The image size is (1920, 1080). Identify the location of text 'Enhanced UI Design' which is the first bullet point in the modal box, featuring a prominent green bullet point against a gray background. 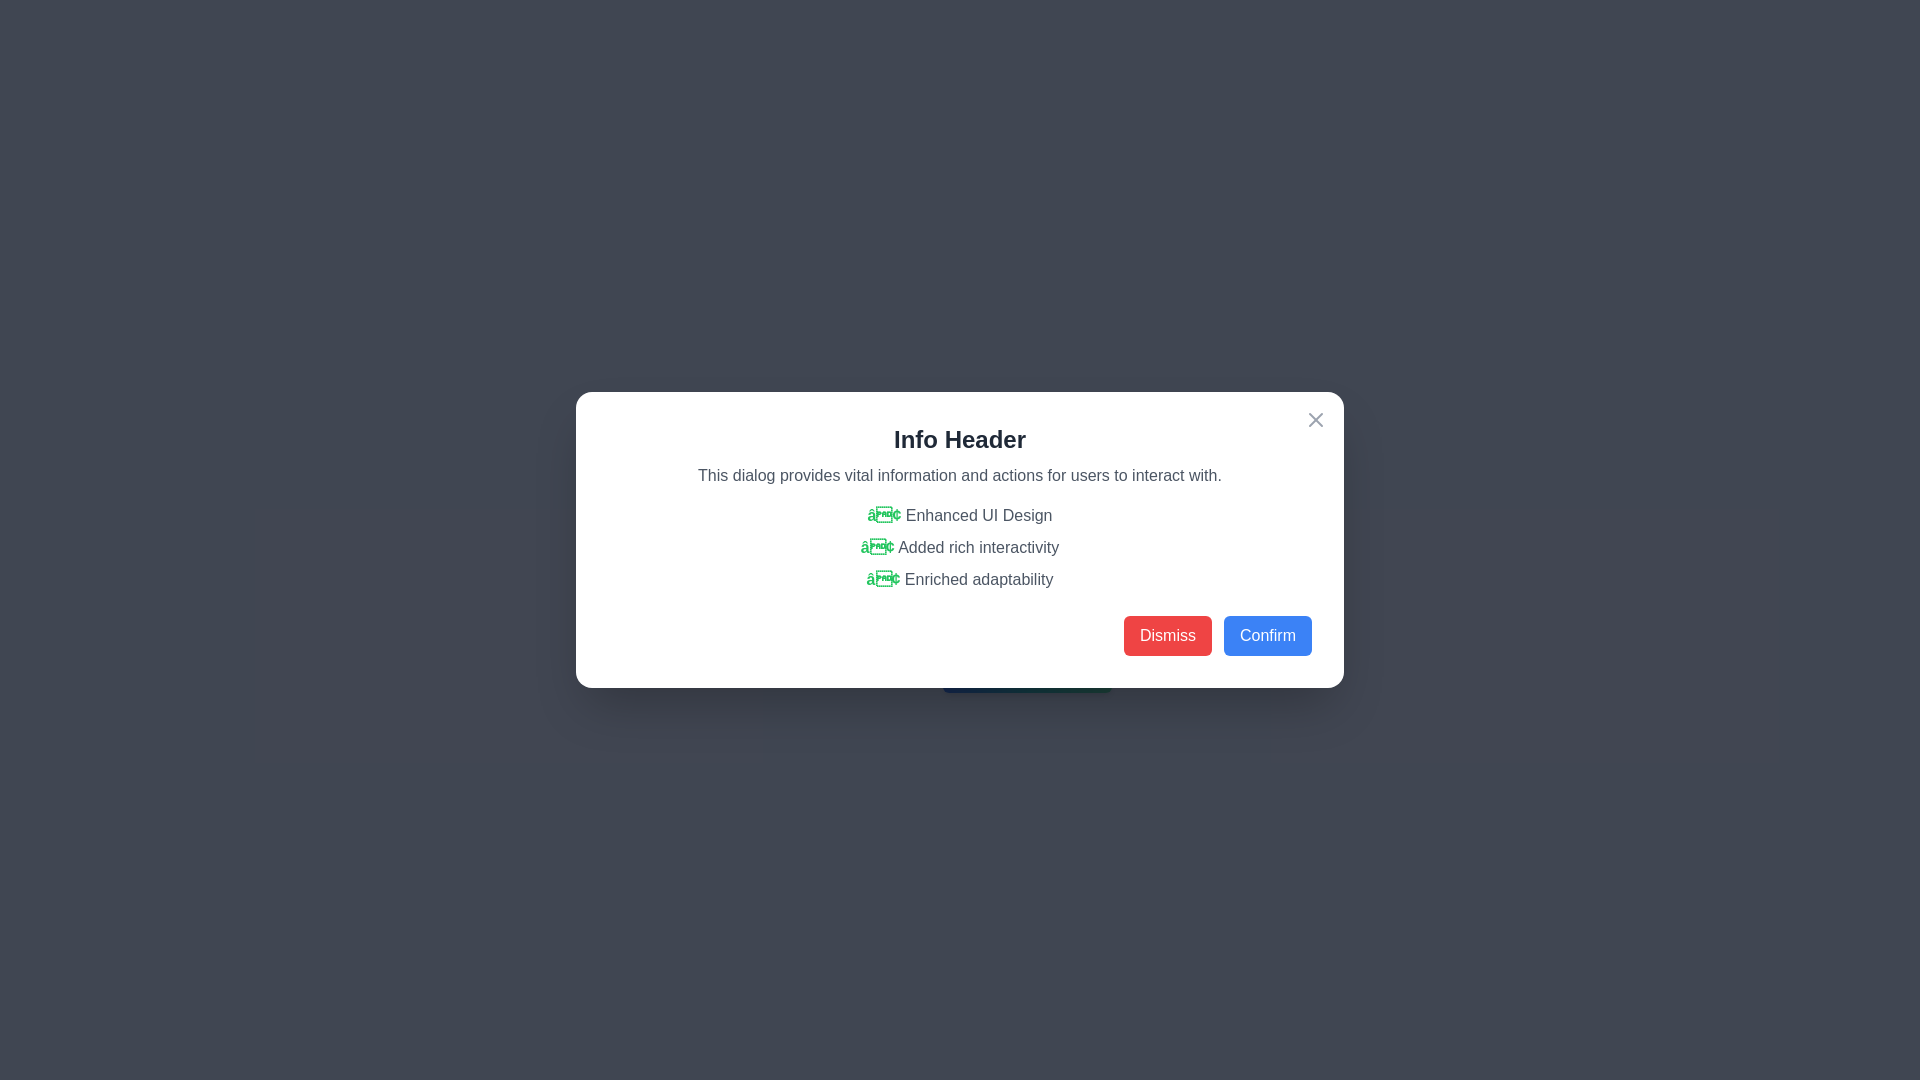
(960, 515).